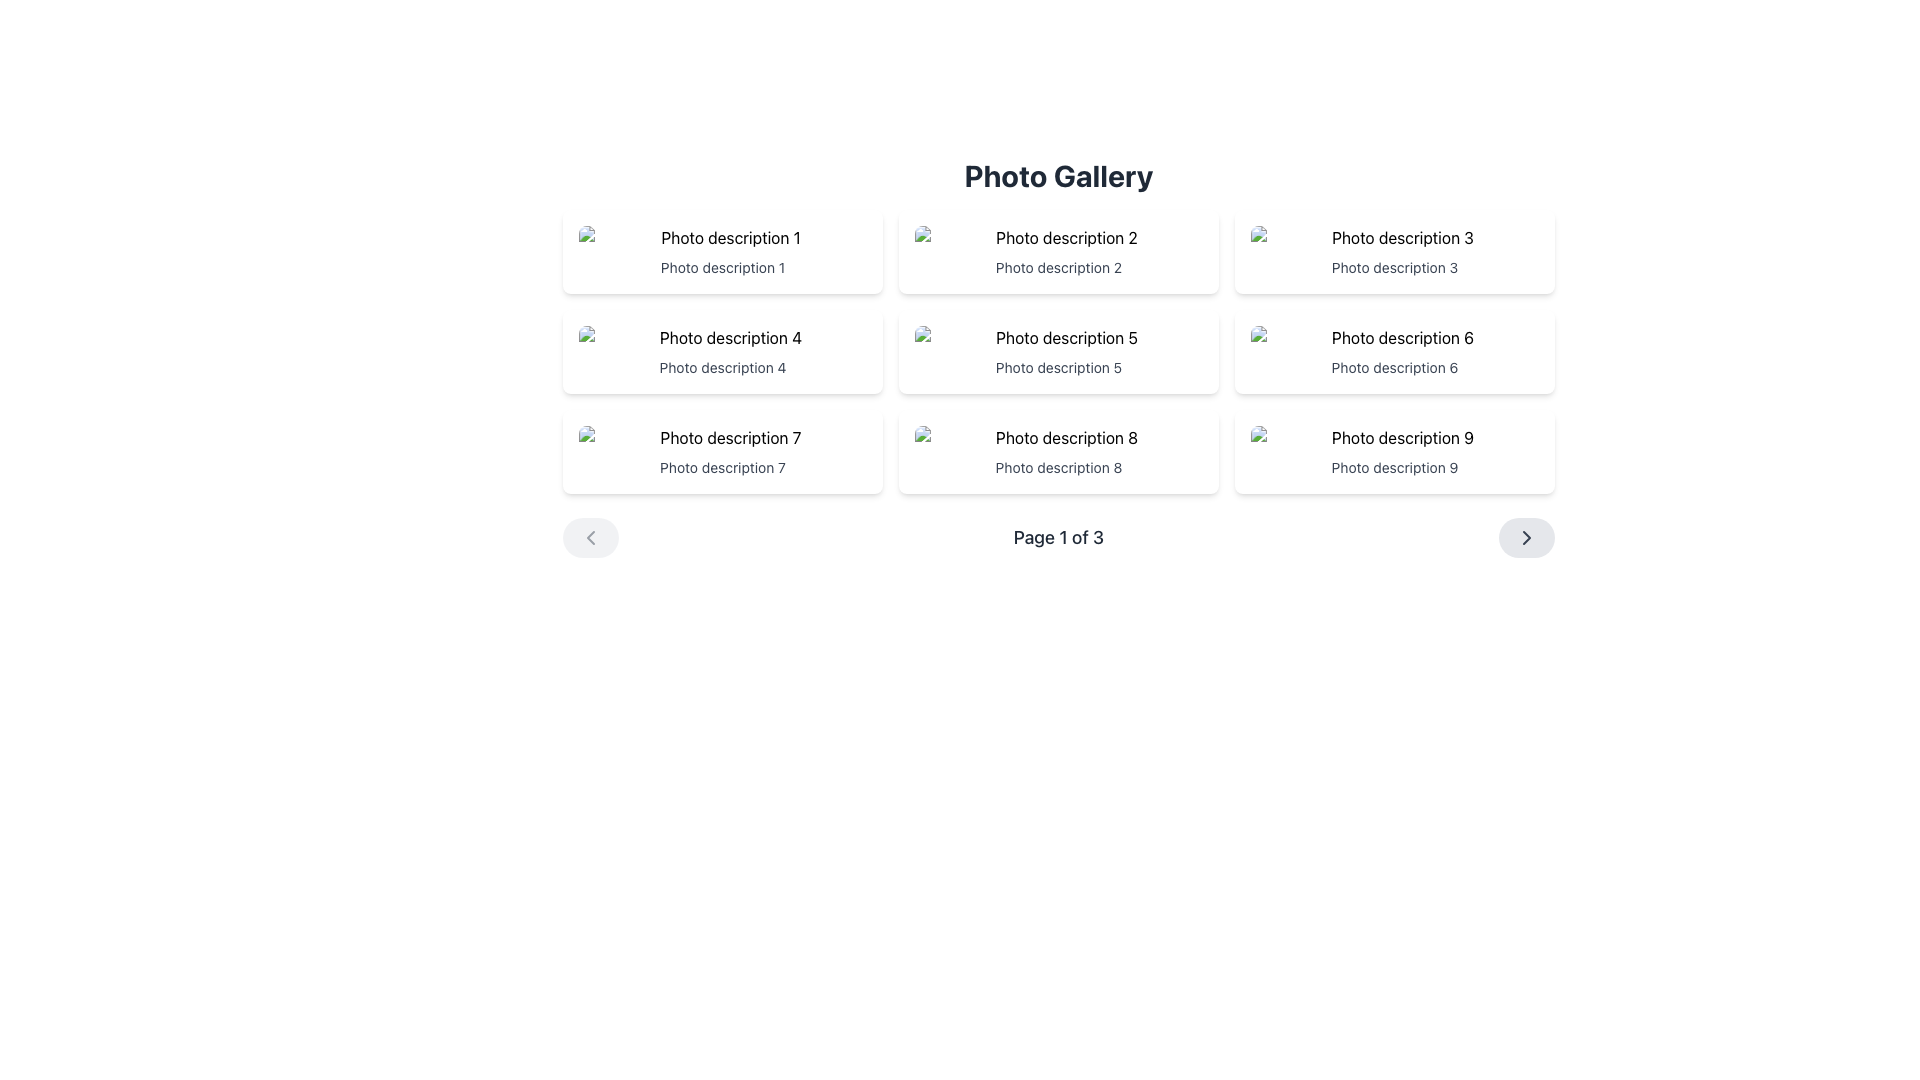 This screenshot has height=1080, width=1920. What do you see at coordinates (722, 451) in the screenshot?
I see `the first clickable card in the bottom row of a three-column grid layout, which contains an image and text, to obtain more information about the displayed content` at bounding box center [722, 451].